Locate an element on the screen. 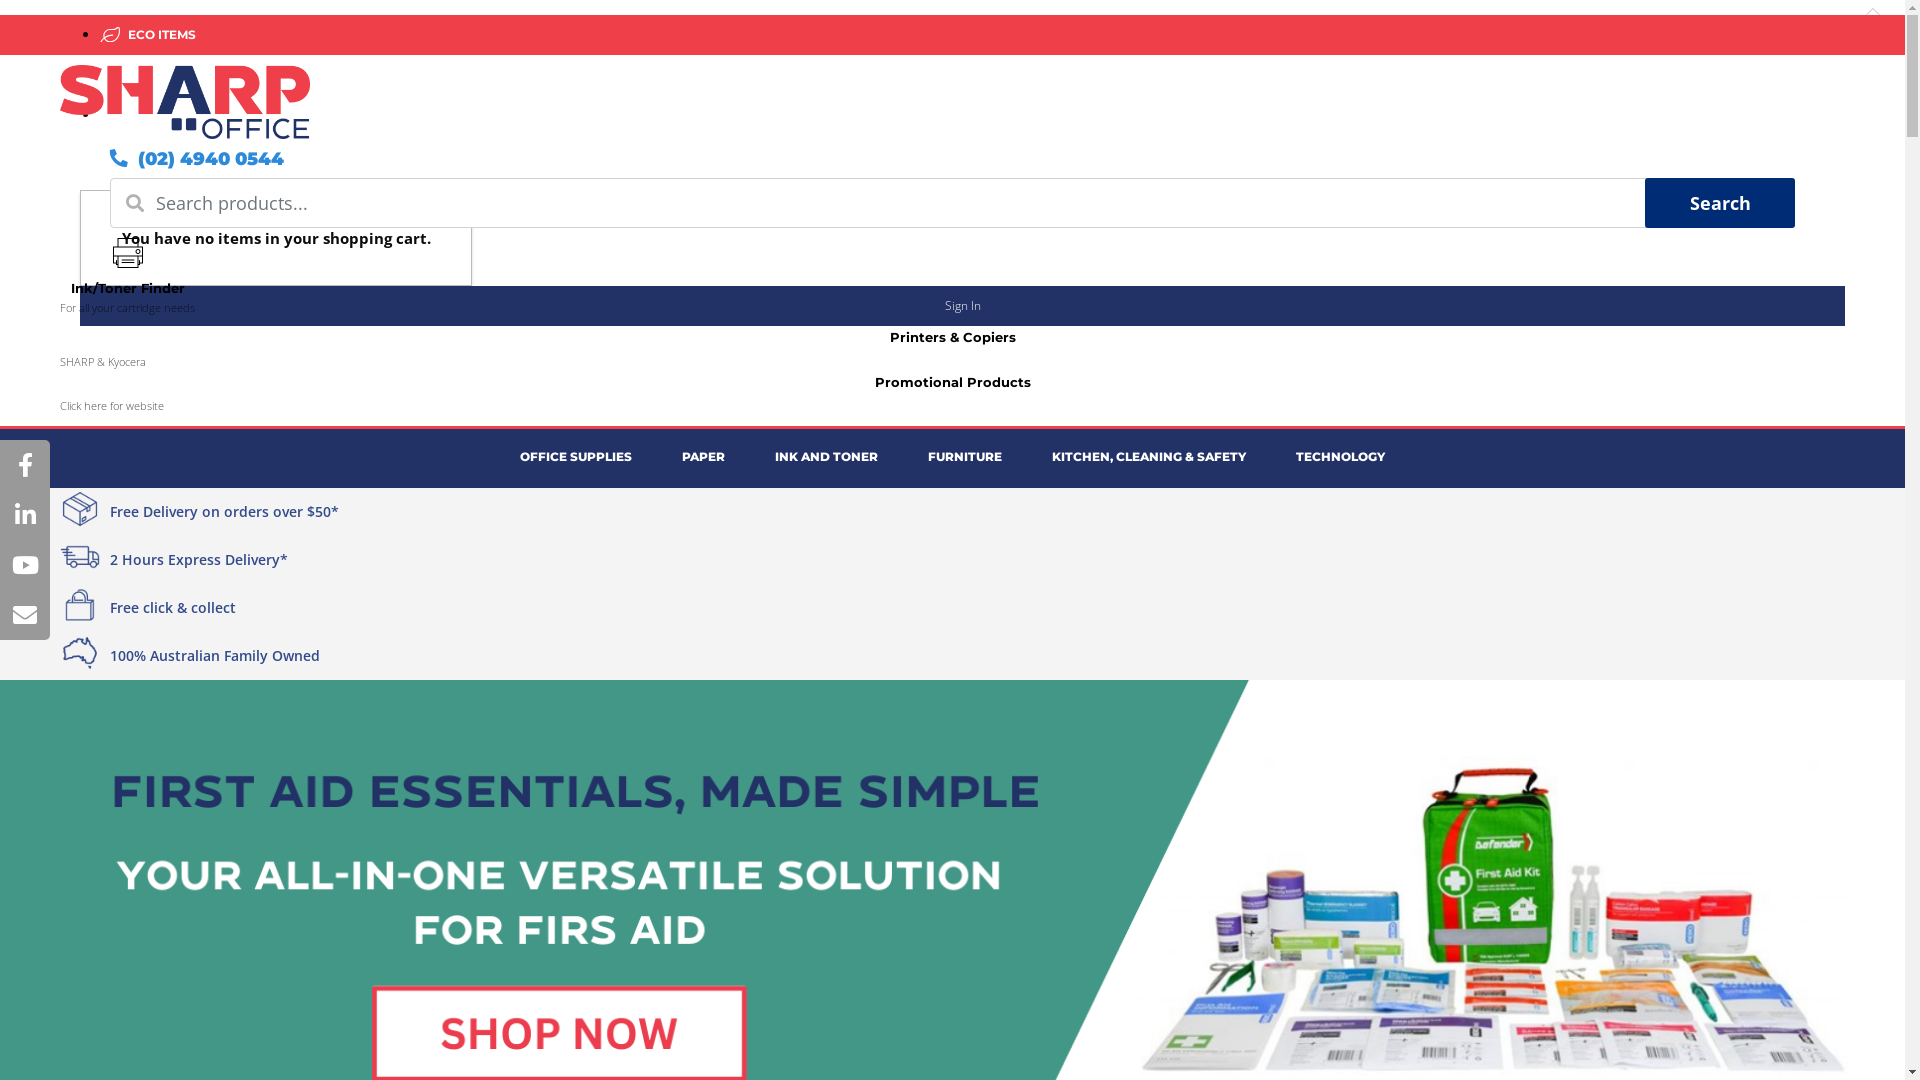  'Sign In' is located at coordinates (962, 305).